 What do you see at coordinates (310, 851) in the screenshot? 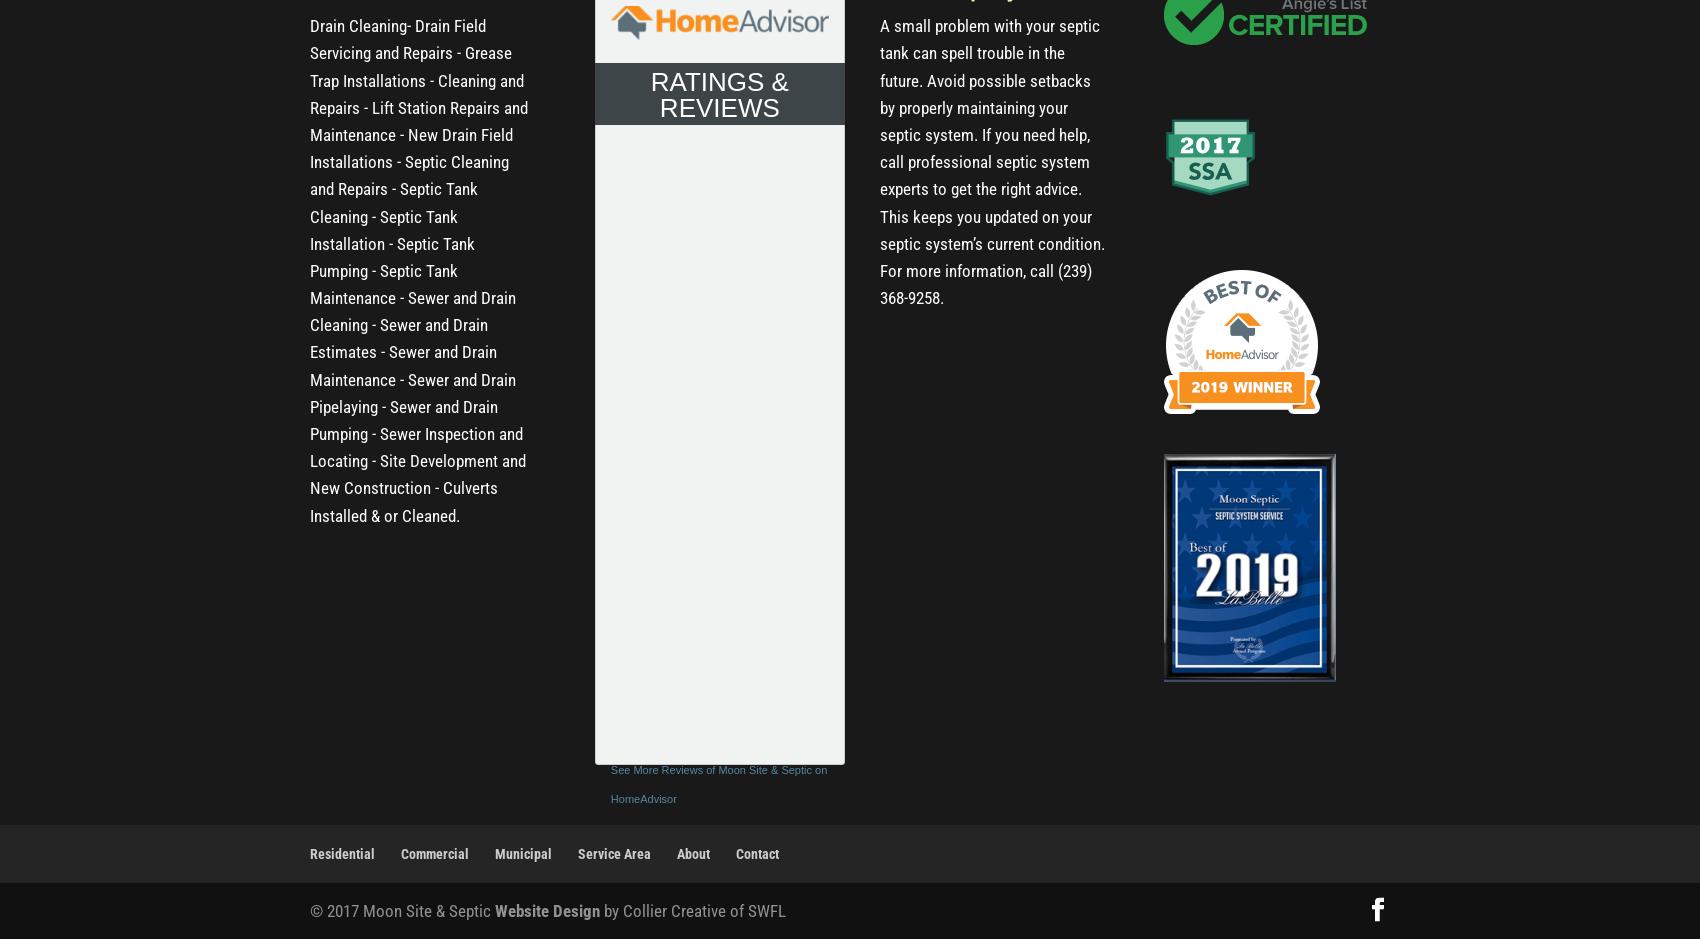
I see `'Residential'` at bounding box center [310, 851].